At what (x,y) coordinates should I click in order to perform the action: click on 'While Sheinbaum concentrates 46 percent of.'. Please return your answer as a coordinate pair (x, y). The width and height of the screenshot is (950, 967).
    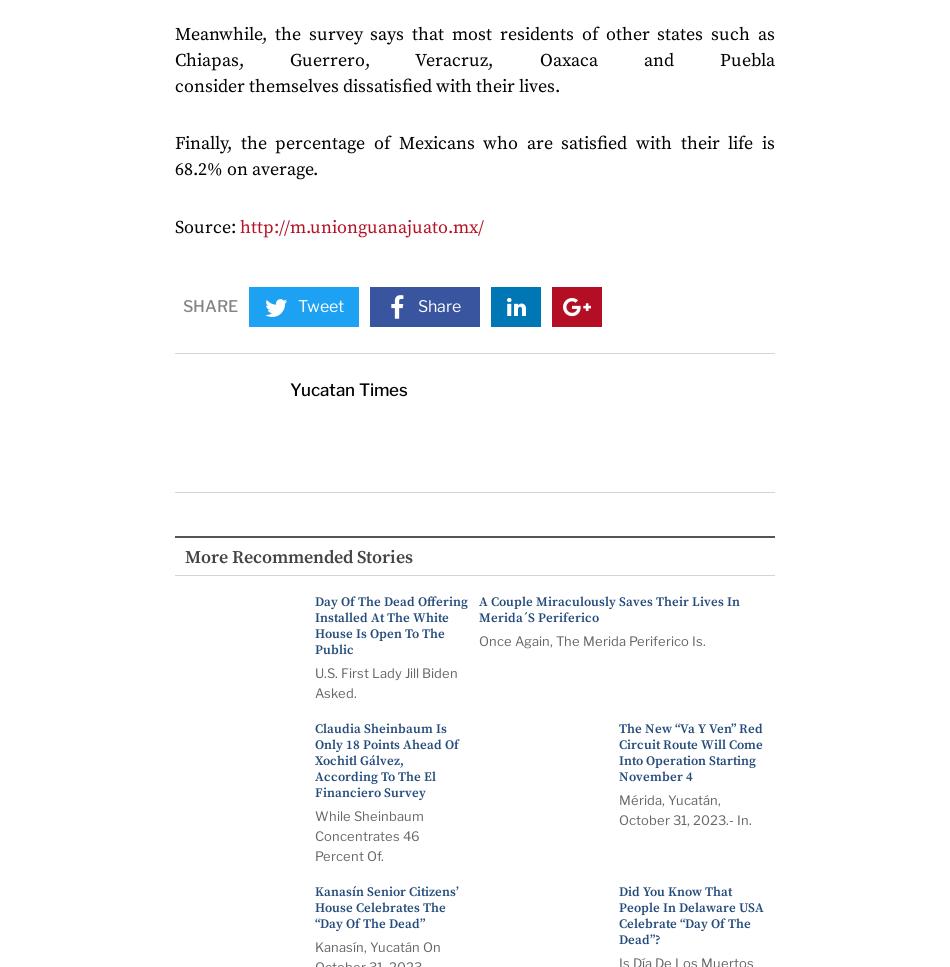
    Looking at the image, I should click on (368, 835).